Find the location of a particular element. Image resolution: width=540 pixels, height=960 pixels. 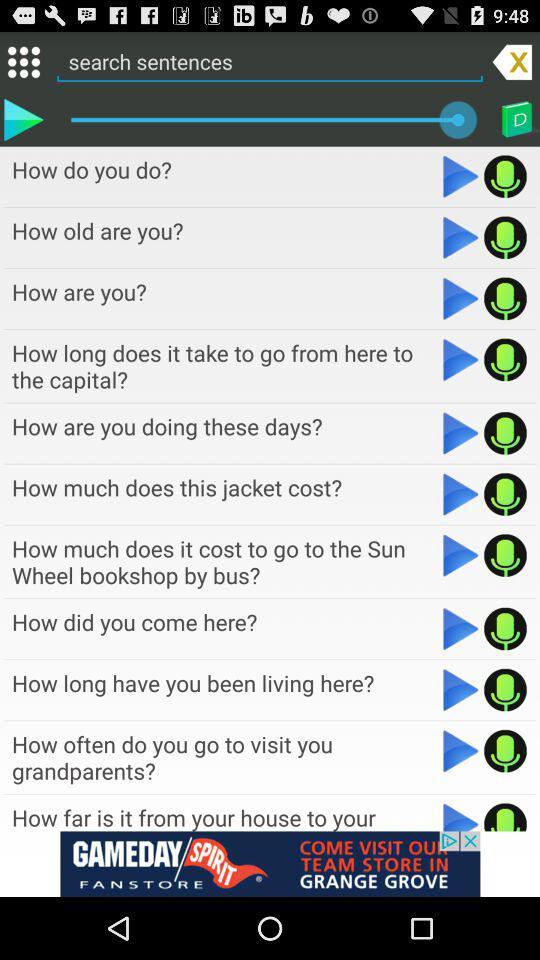

button is located at coordinates (461, 750).